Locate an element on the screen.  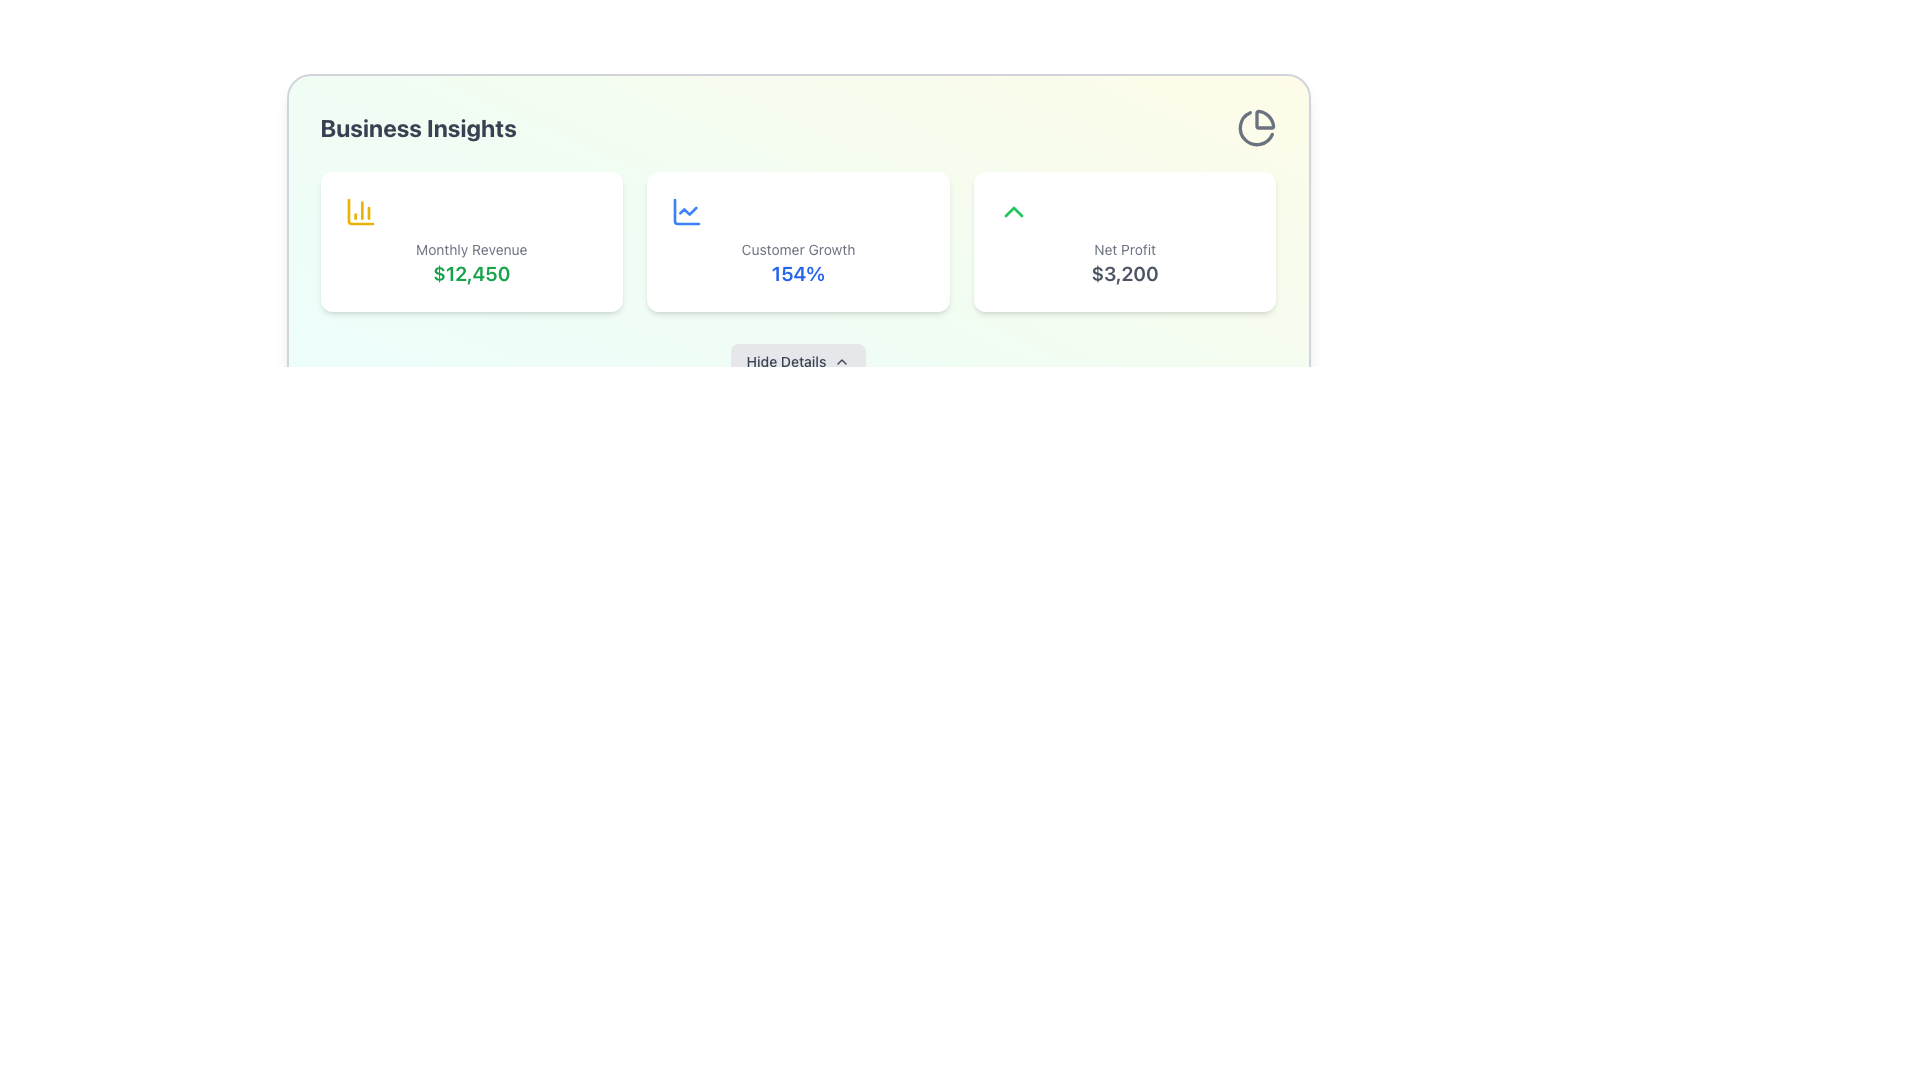
the green upward-pointing chevron icon located above the text '$3,200' within the 'Net Profit' card is located at coordinates (1013, 212).